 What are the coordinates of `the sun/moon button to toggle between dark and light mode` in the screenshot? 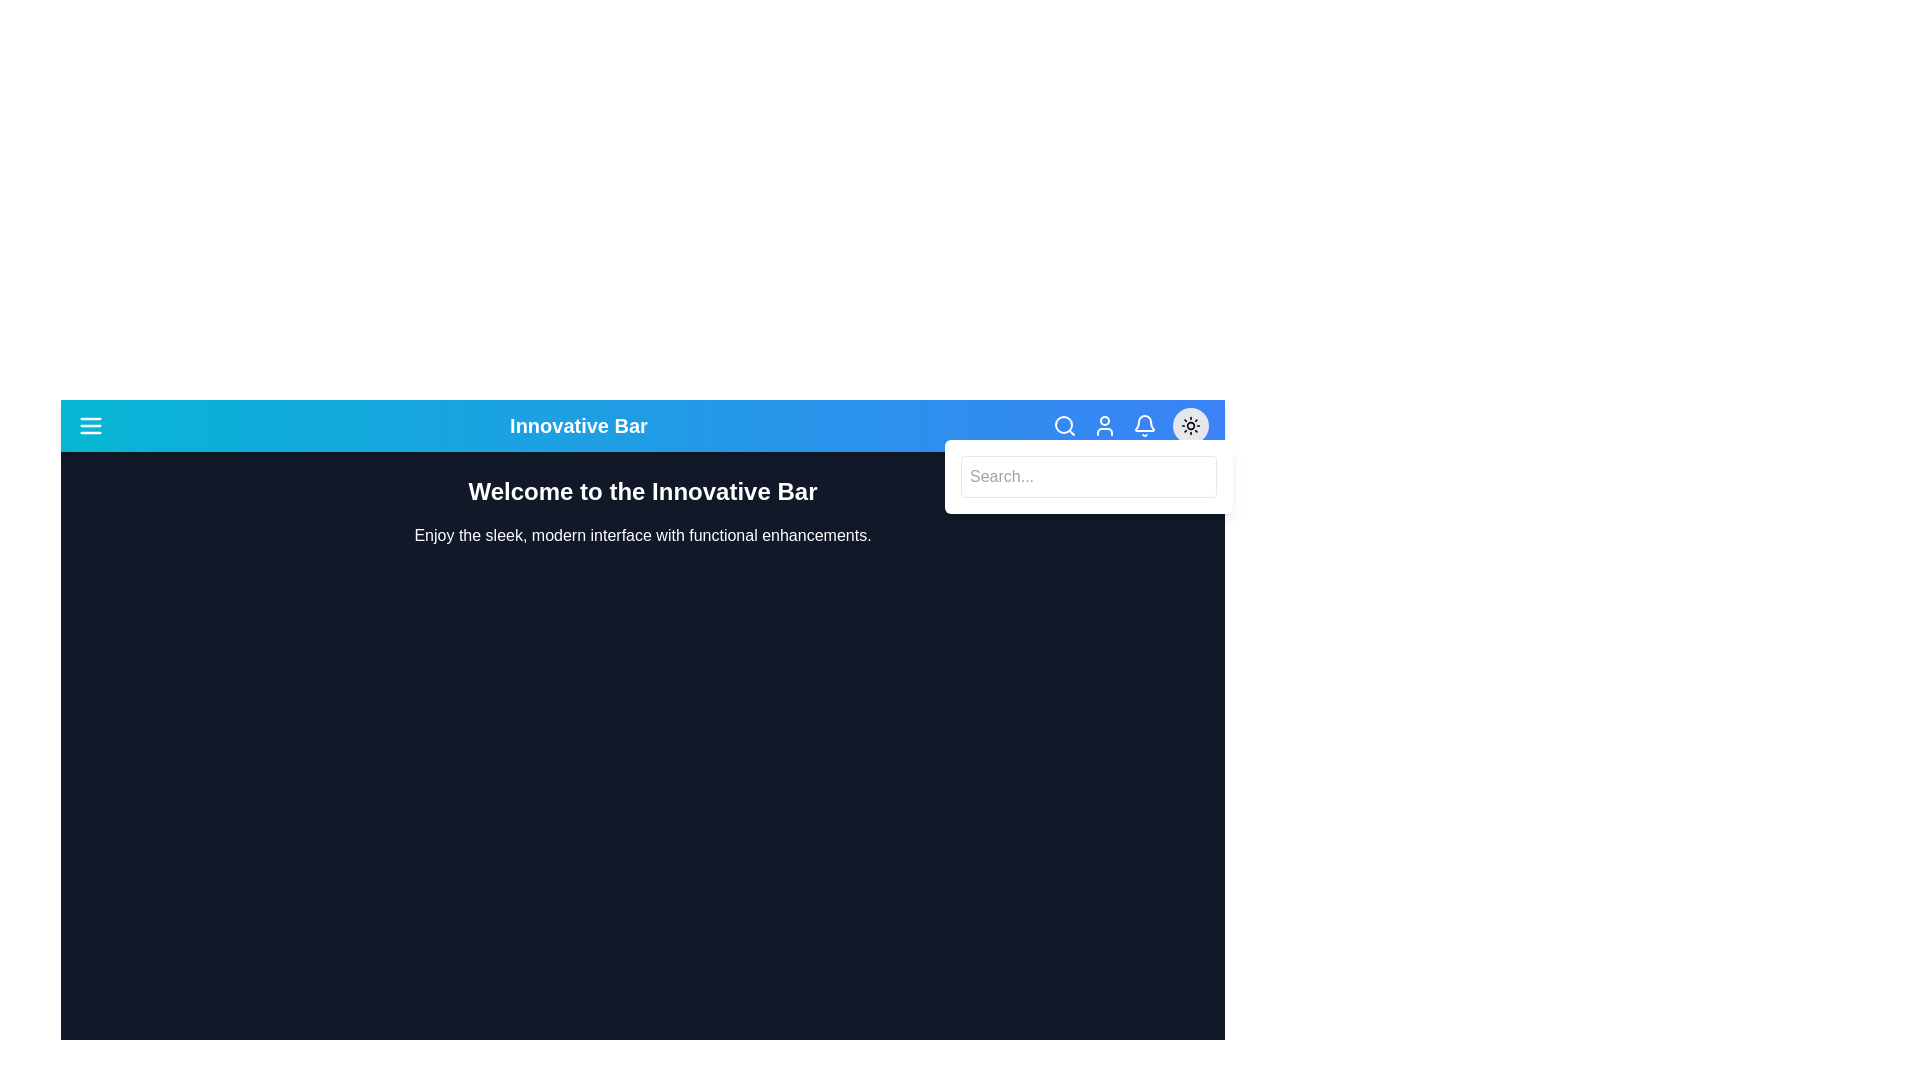 It's located at (1190, 424).